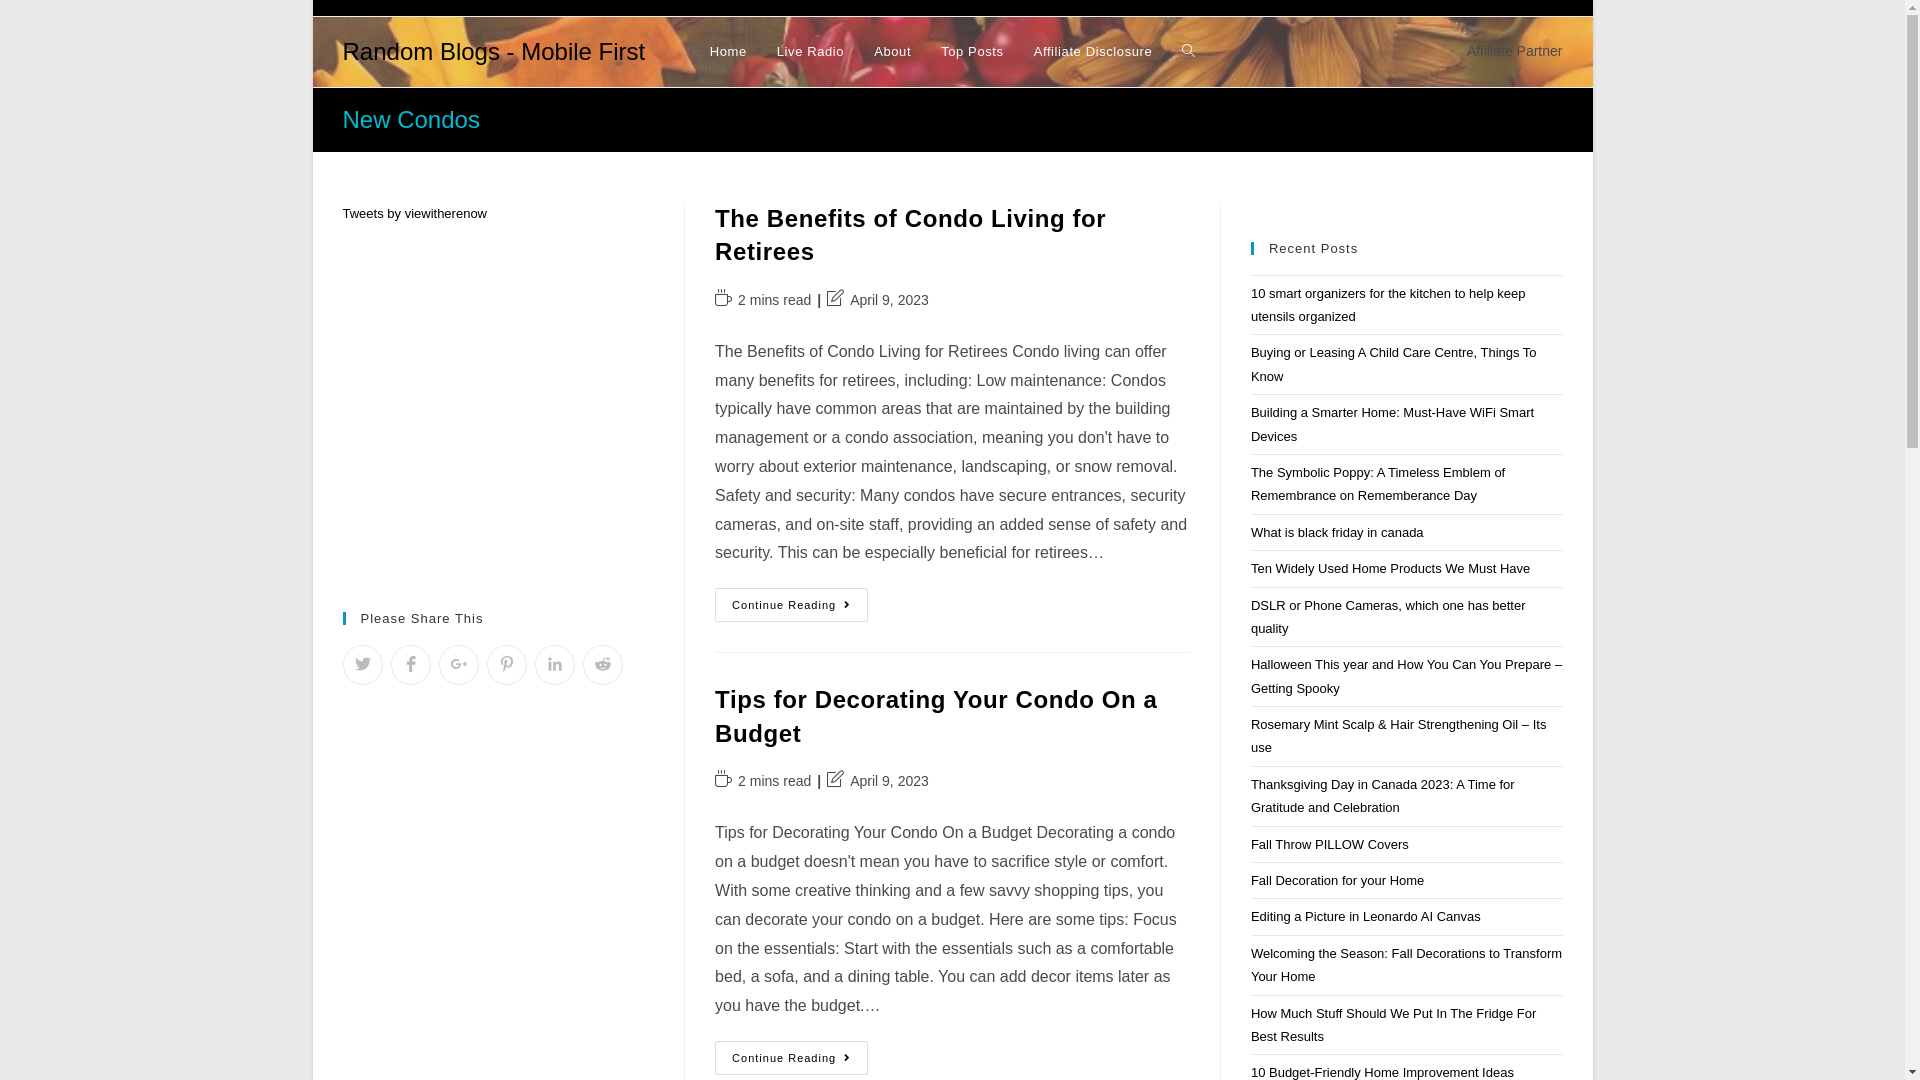 This screenshot has height=1080, width=1920. Describe the element at coordinates (1329, 844) in the screenshot. I see `'Fall Throw PILLOW Covers'` at that location.